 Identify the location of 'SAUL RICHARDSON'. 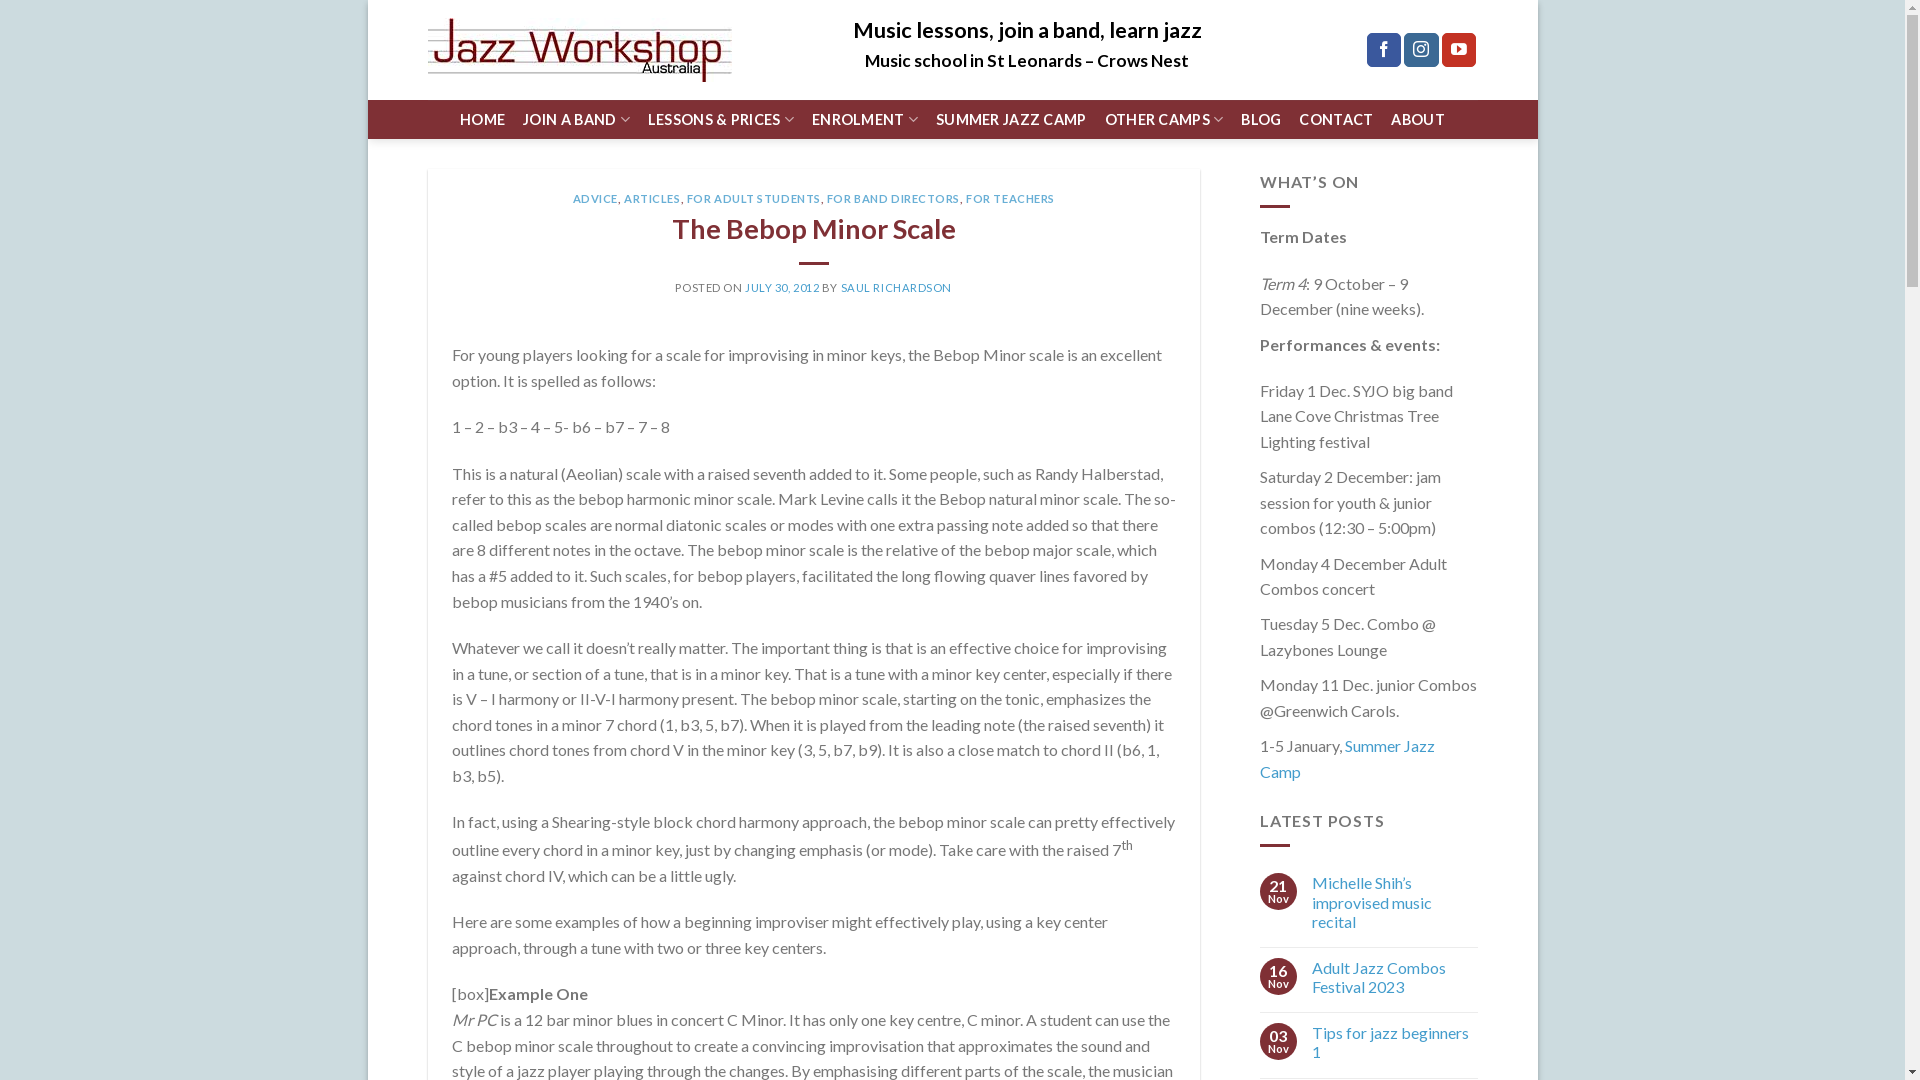
(895, 287).